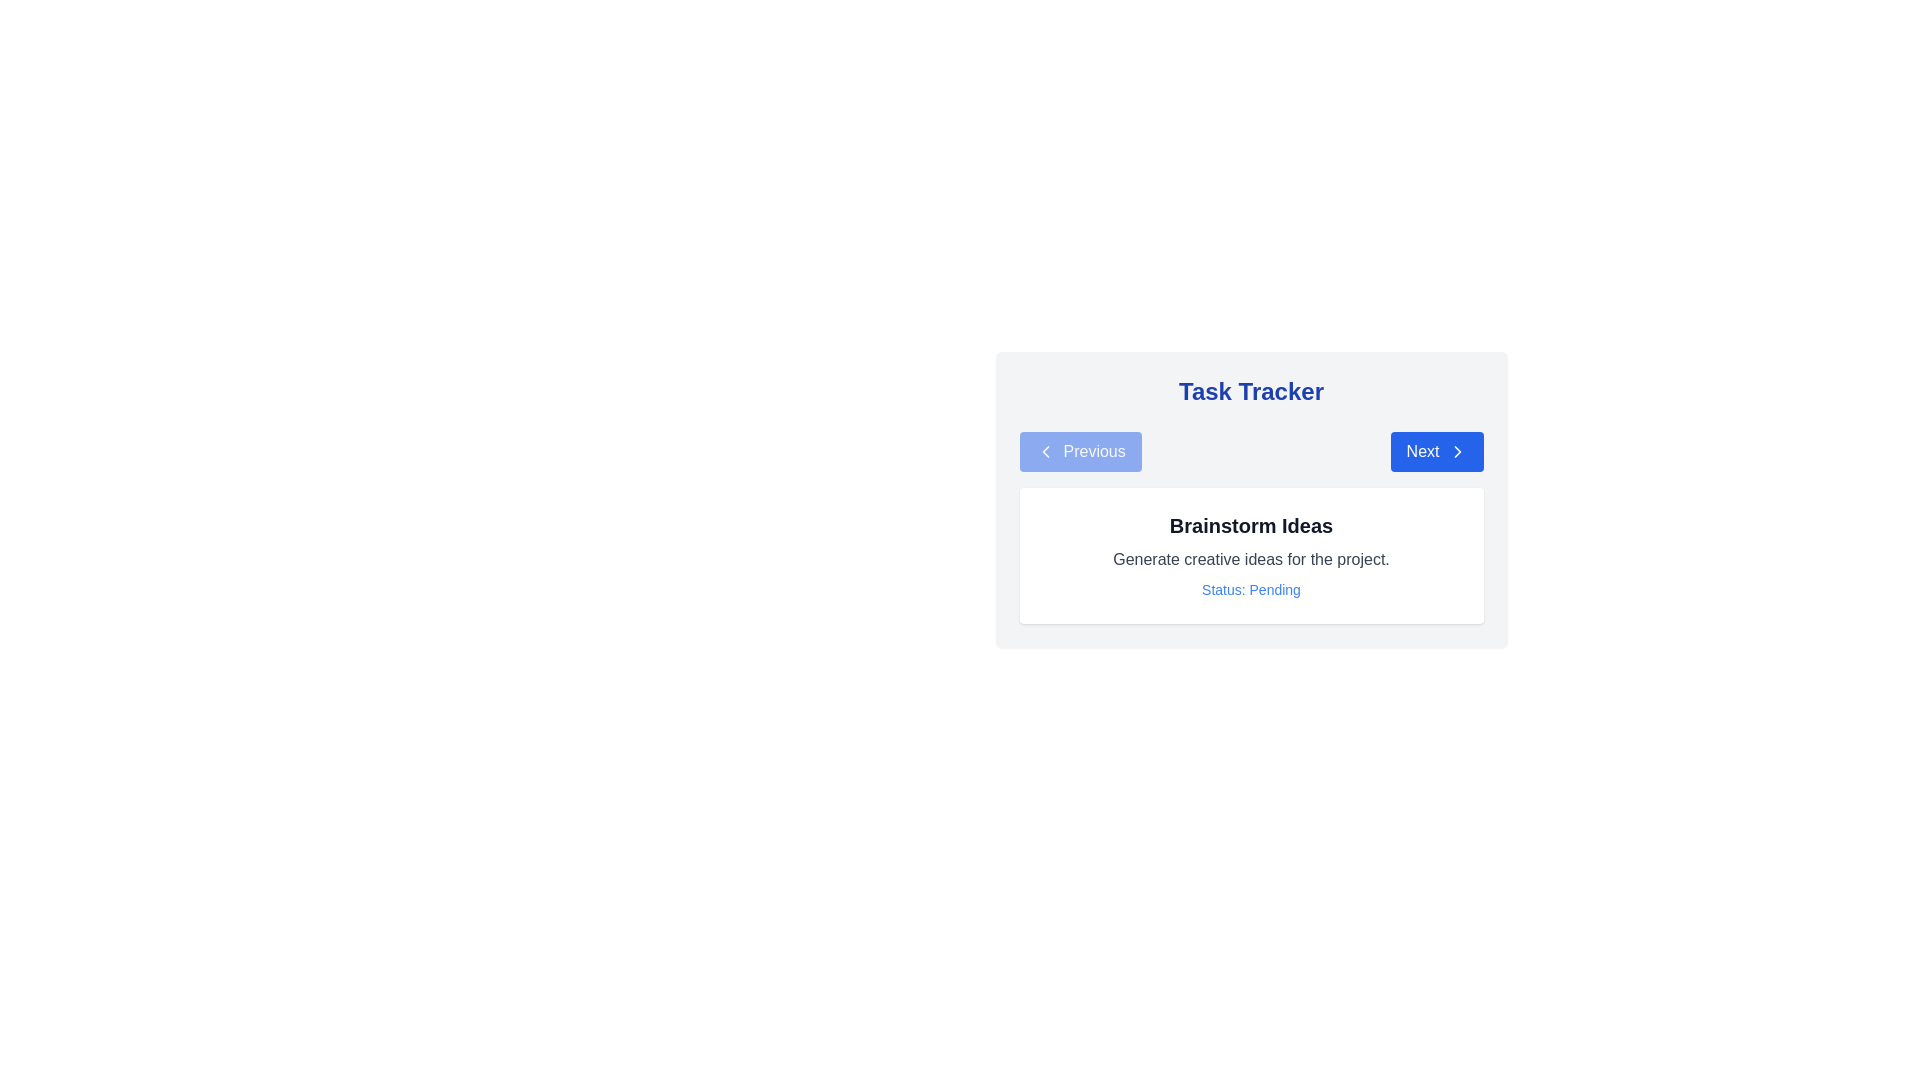 The image size is (1920, 1080). Describe the element at coordinates (1250, 392) in the screenshot. I see `the Heading or Title that serves as the title for the task management functionality, located at the top of a card-like structure with a light gray background` at that location.